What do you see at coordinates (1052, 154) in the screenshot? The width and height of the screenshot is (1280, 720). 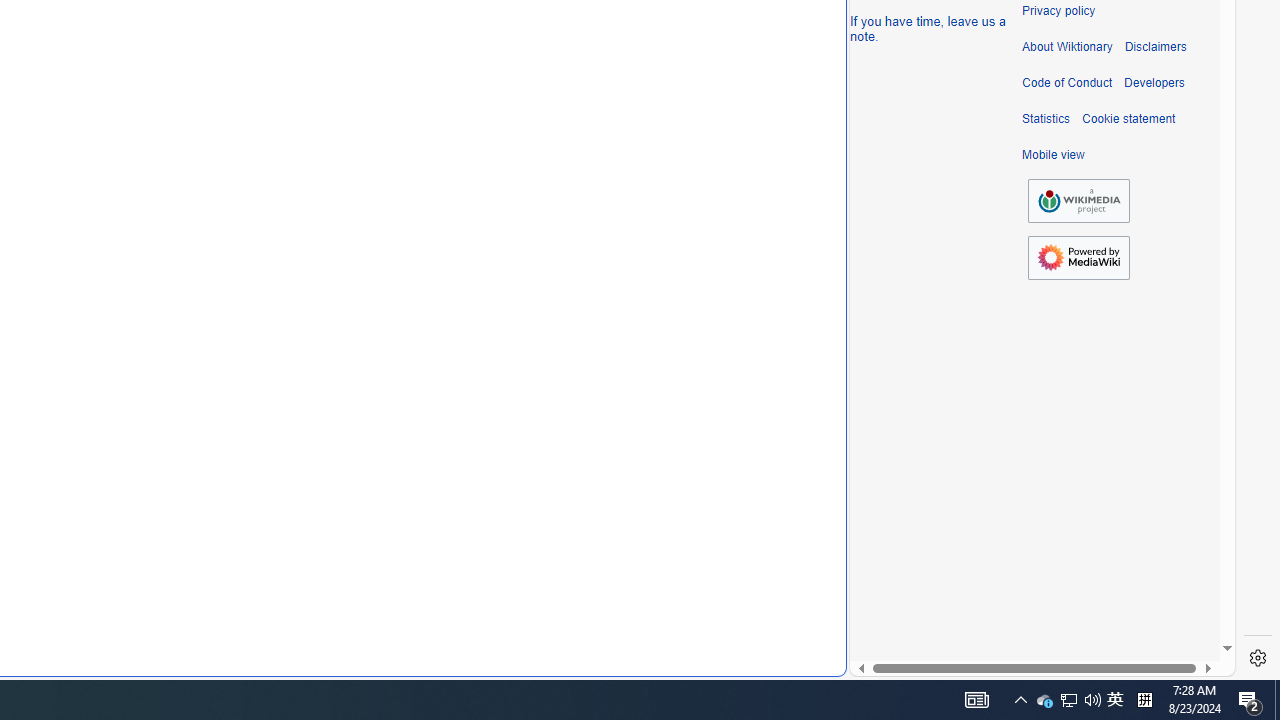 I see `'Mobile view'` at bounding box center [1052, 154].